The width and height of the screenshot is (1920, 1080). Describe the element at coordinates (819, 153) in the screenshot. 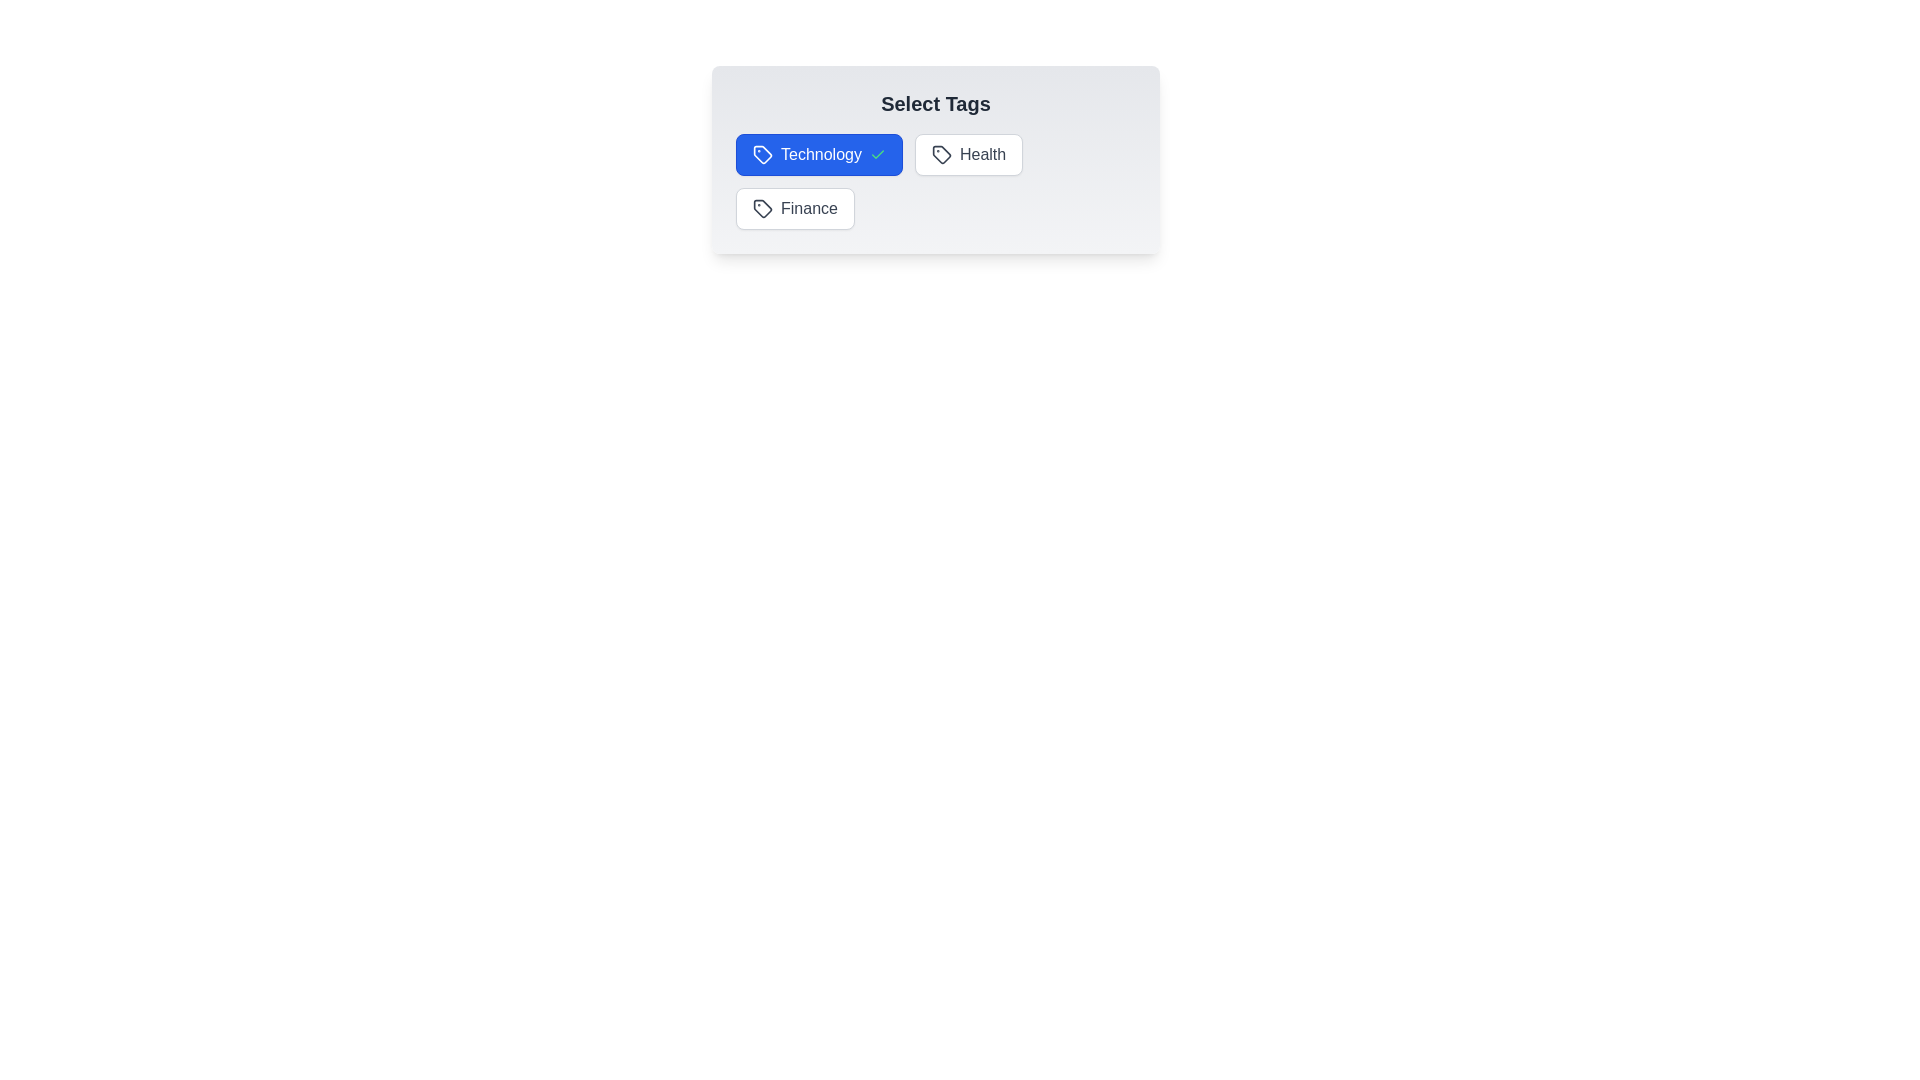

I see `the tag Technology to toggle its selection` at that location.